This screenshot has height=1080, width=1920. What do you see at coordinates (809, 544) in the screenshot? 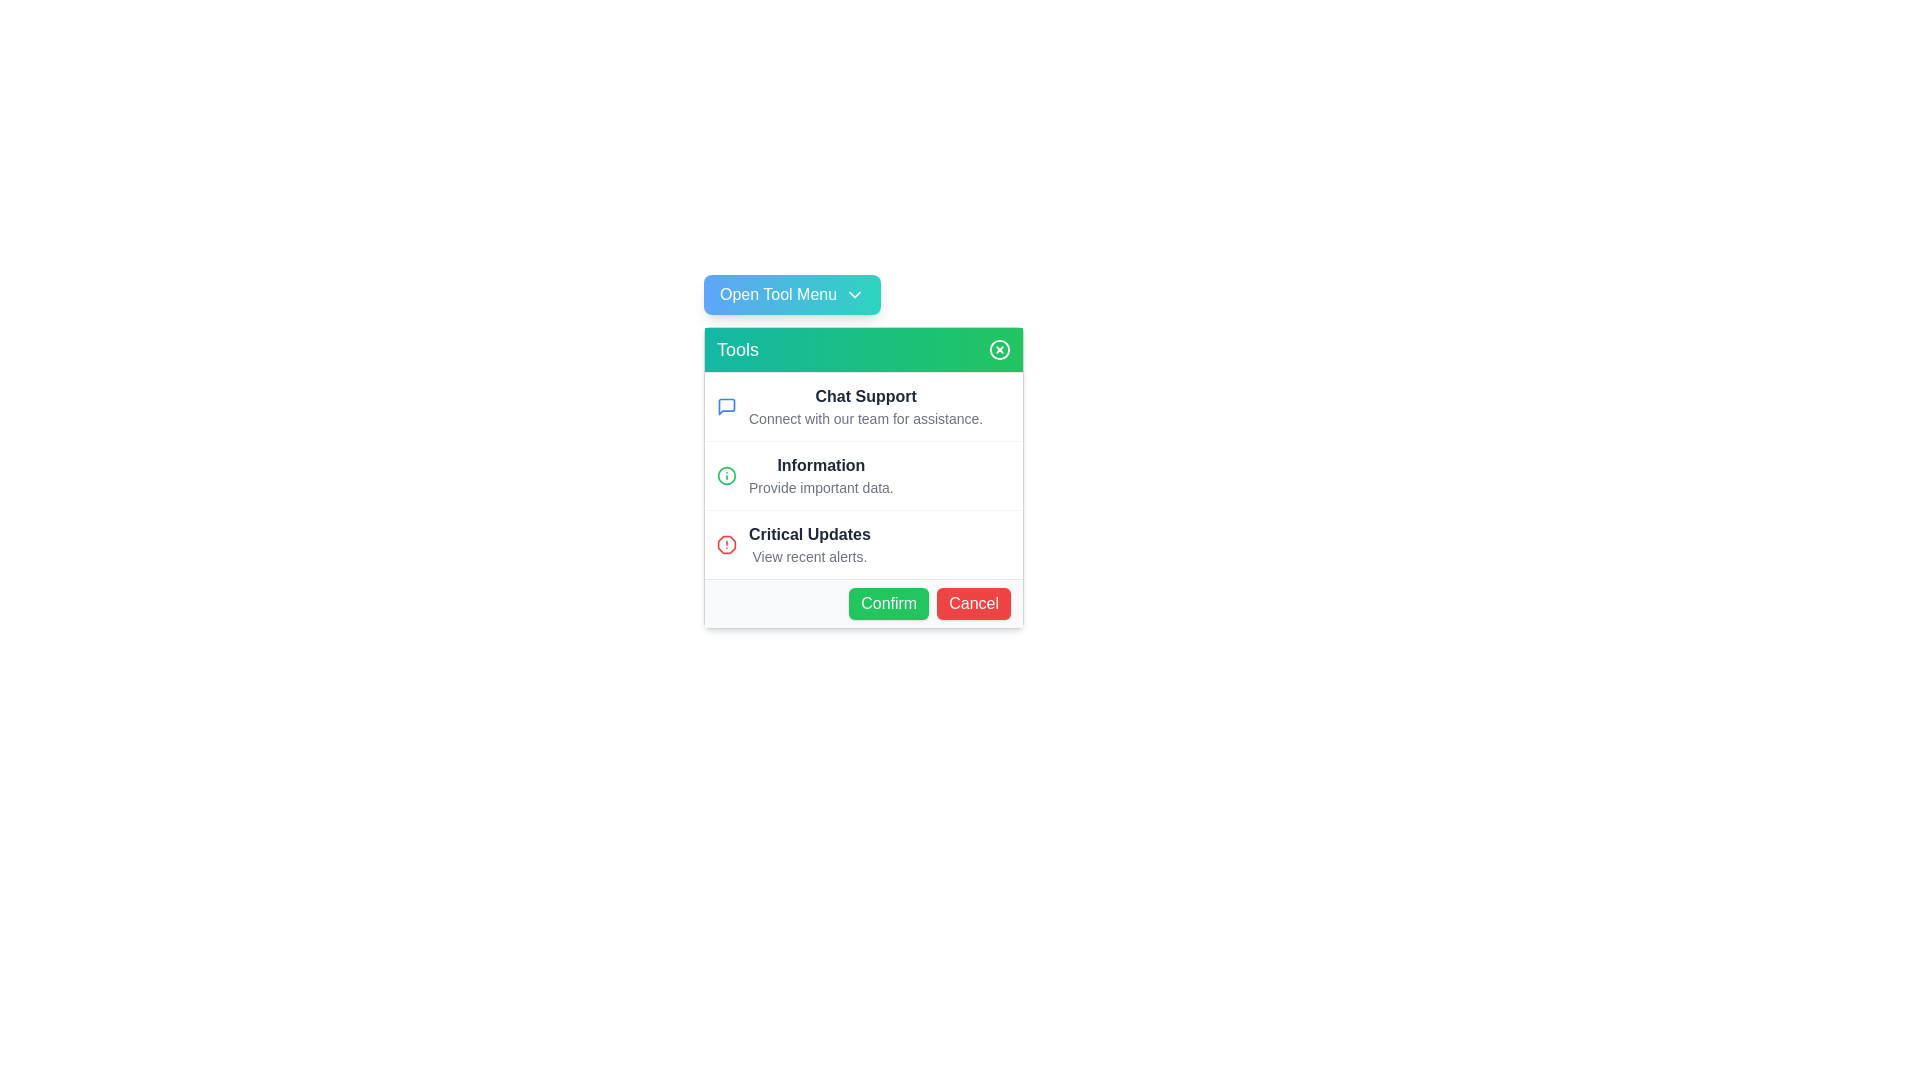
I see `the composite component displaying the title 'Critical Updates' and subtitle 'View recent alerts.' within the modal dialog under the 'Tools' section` at bounding box center [809, 544].